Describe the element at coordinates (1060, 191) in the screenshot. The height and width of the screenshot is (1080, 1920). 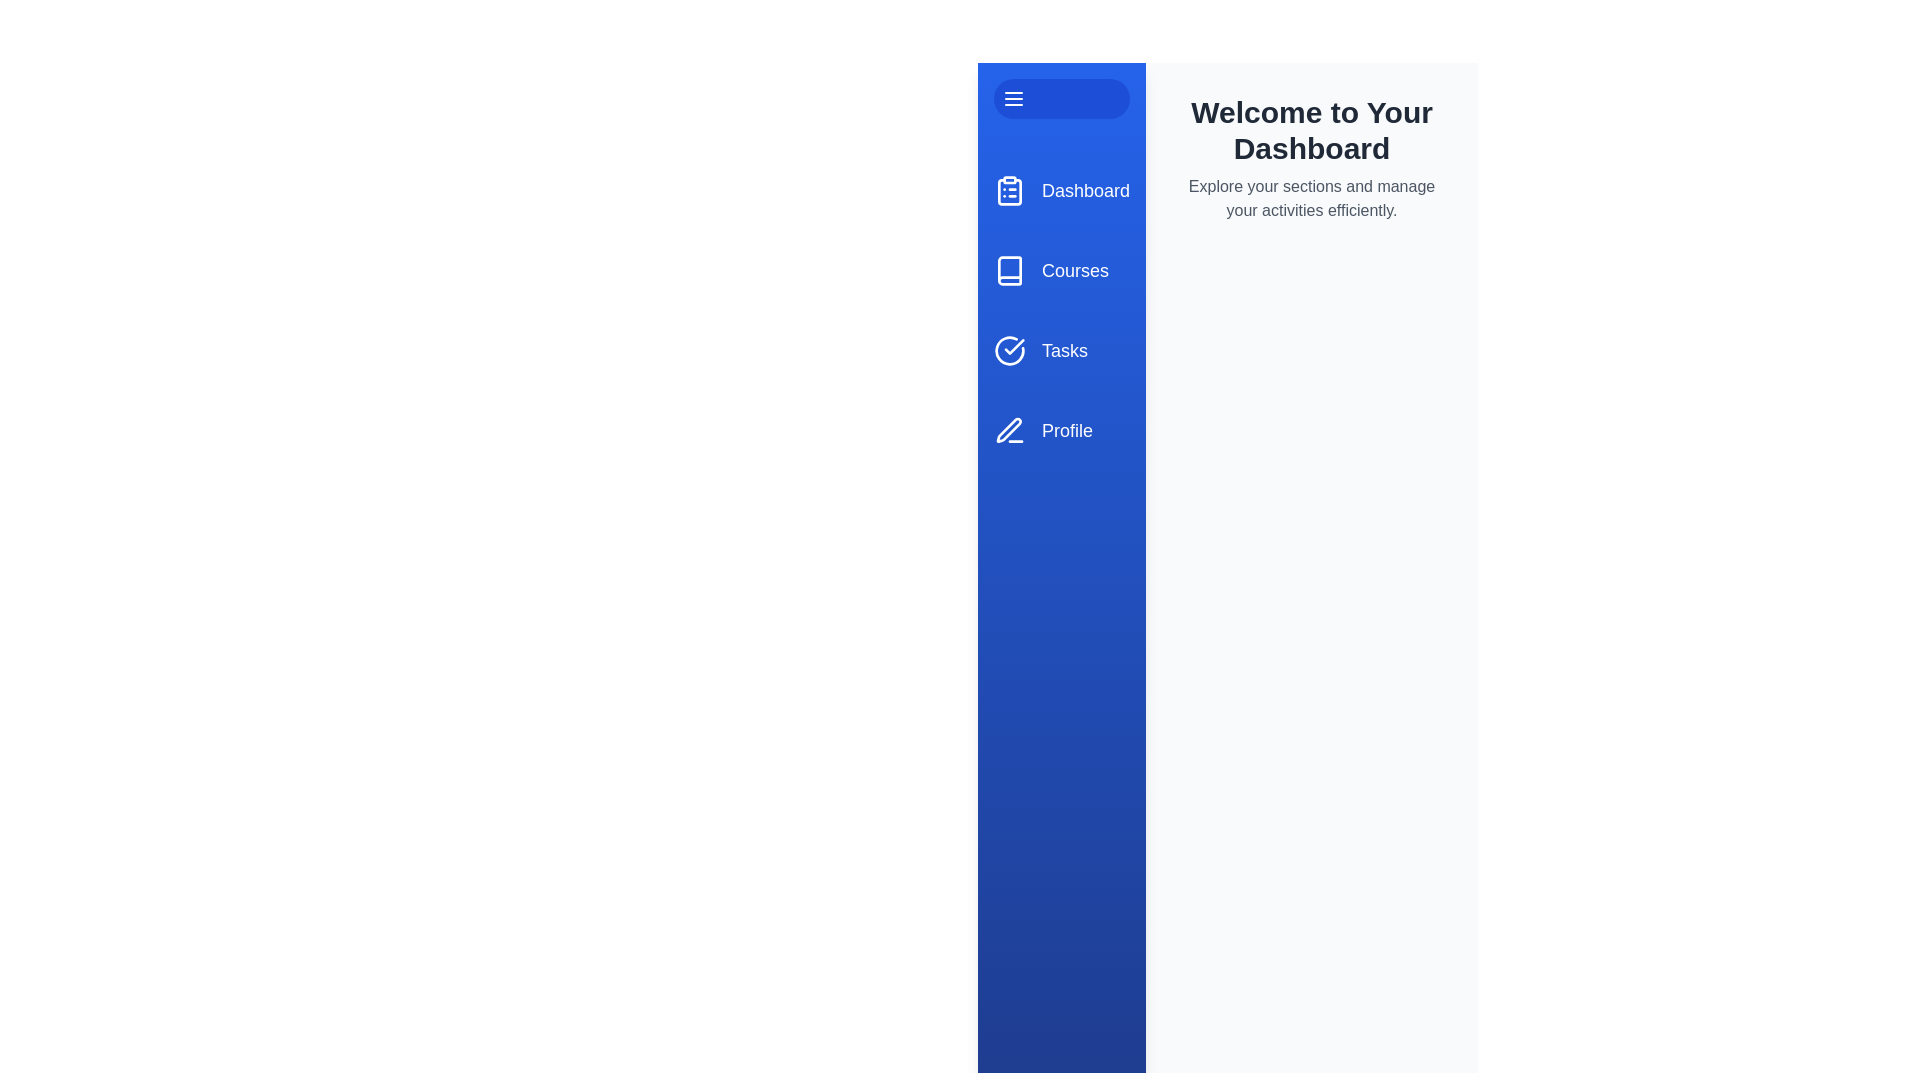
I see `the menu item Dashboard` at that location.